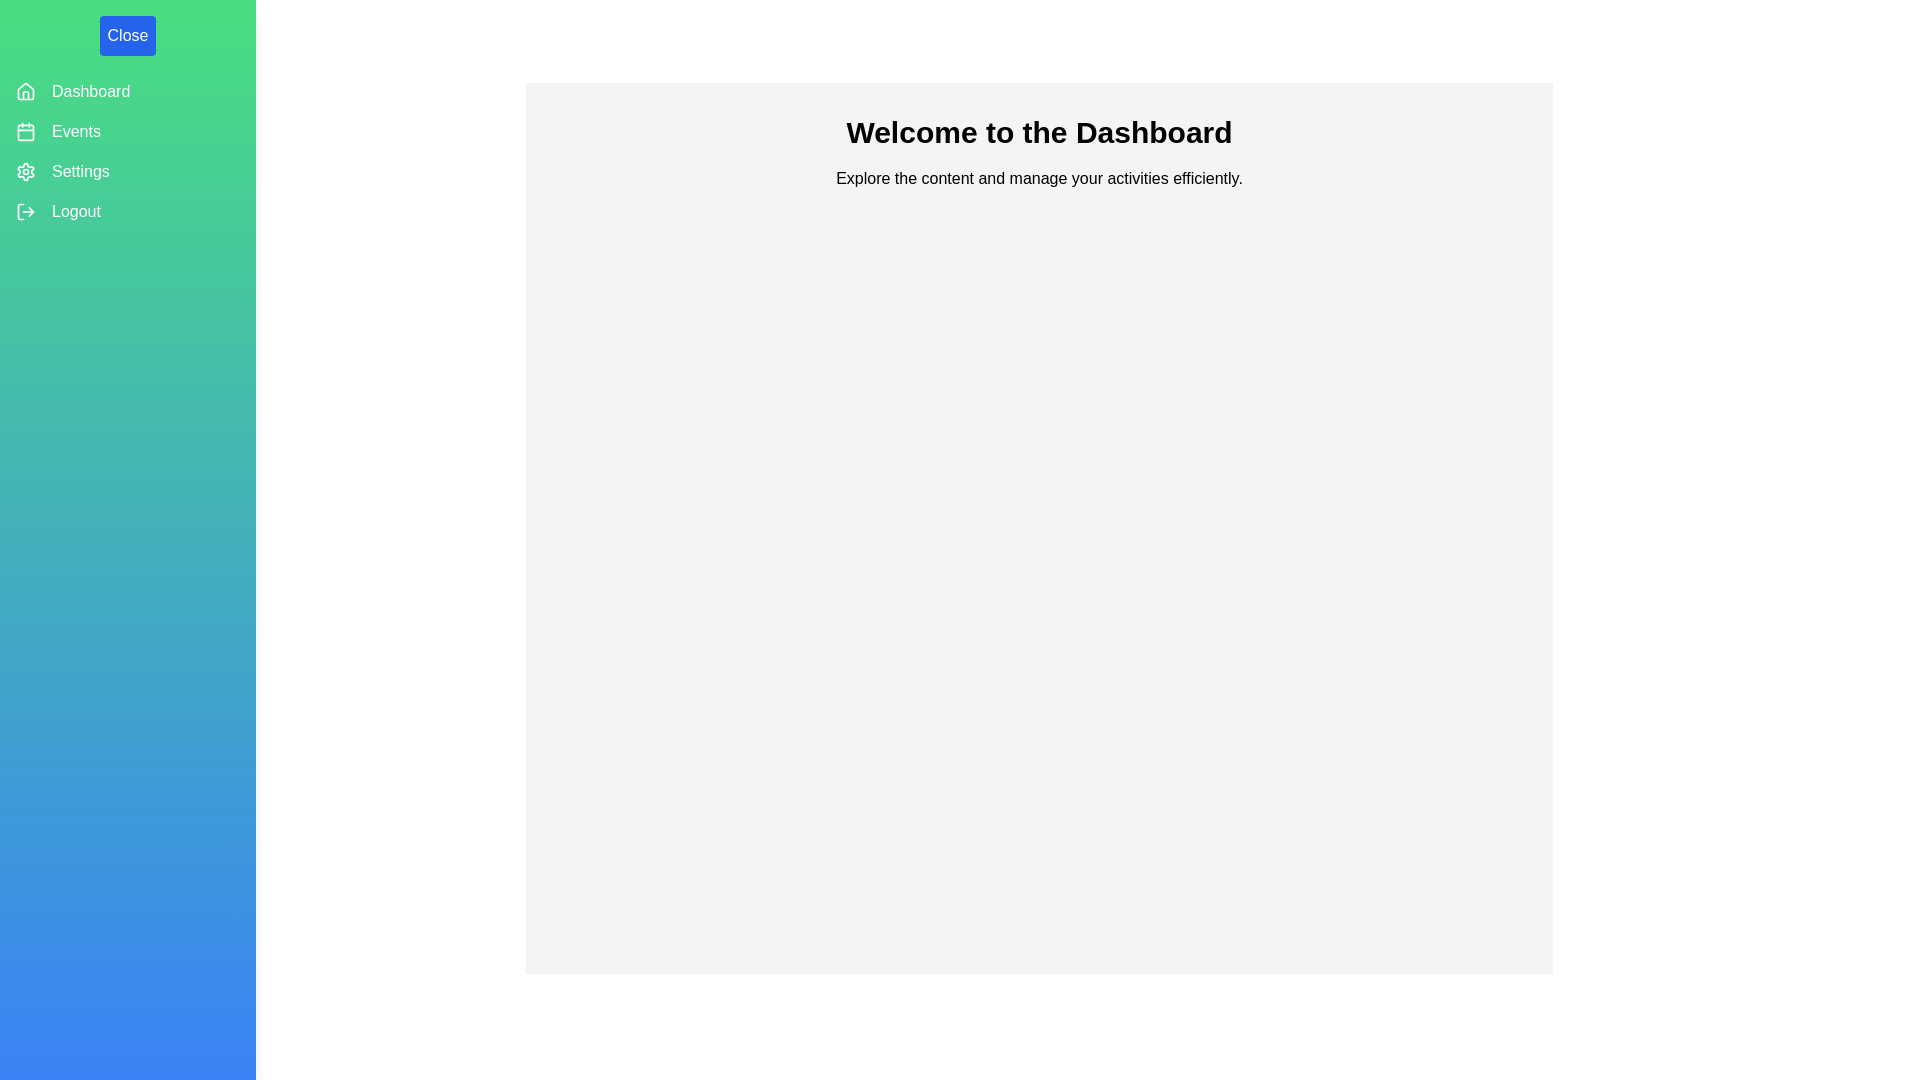  What do you see at coordinates (127, 212) in the screenshot?
I see `the 'Logout' button in the navigation drawer` at bounding box center [127, 212].